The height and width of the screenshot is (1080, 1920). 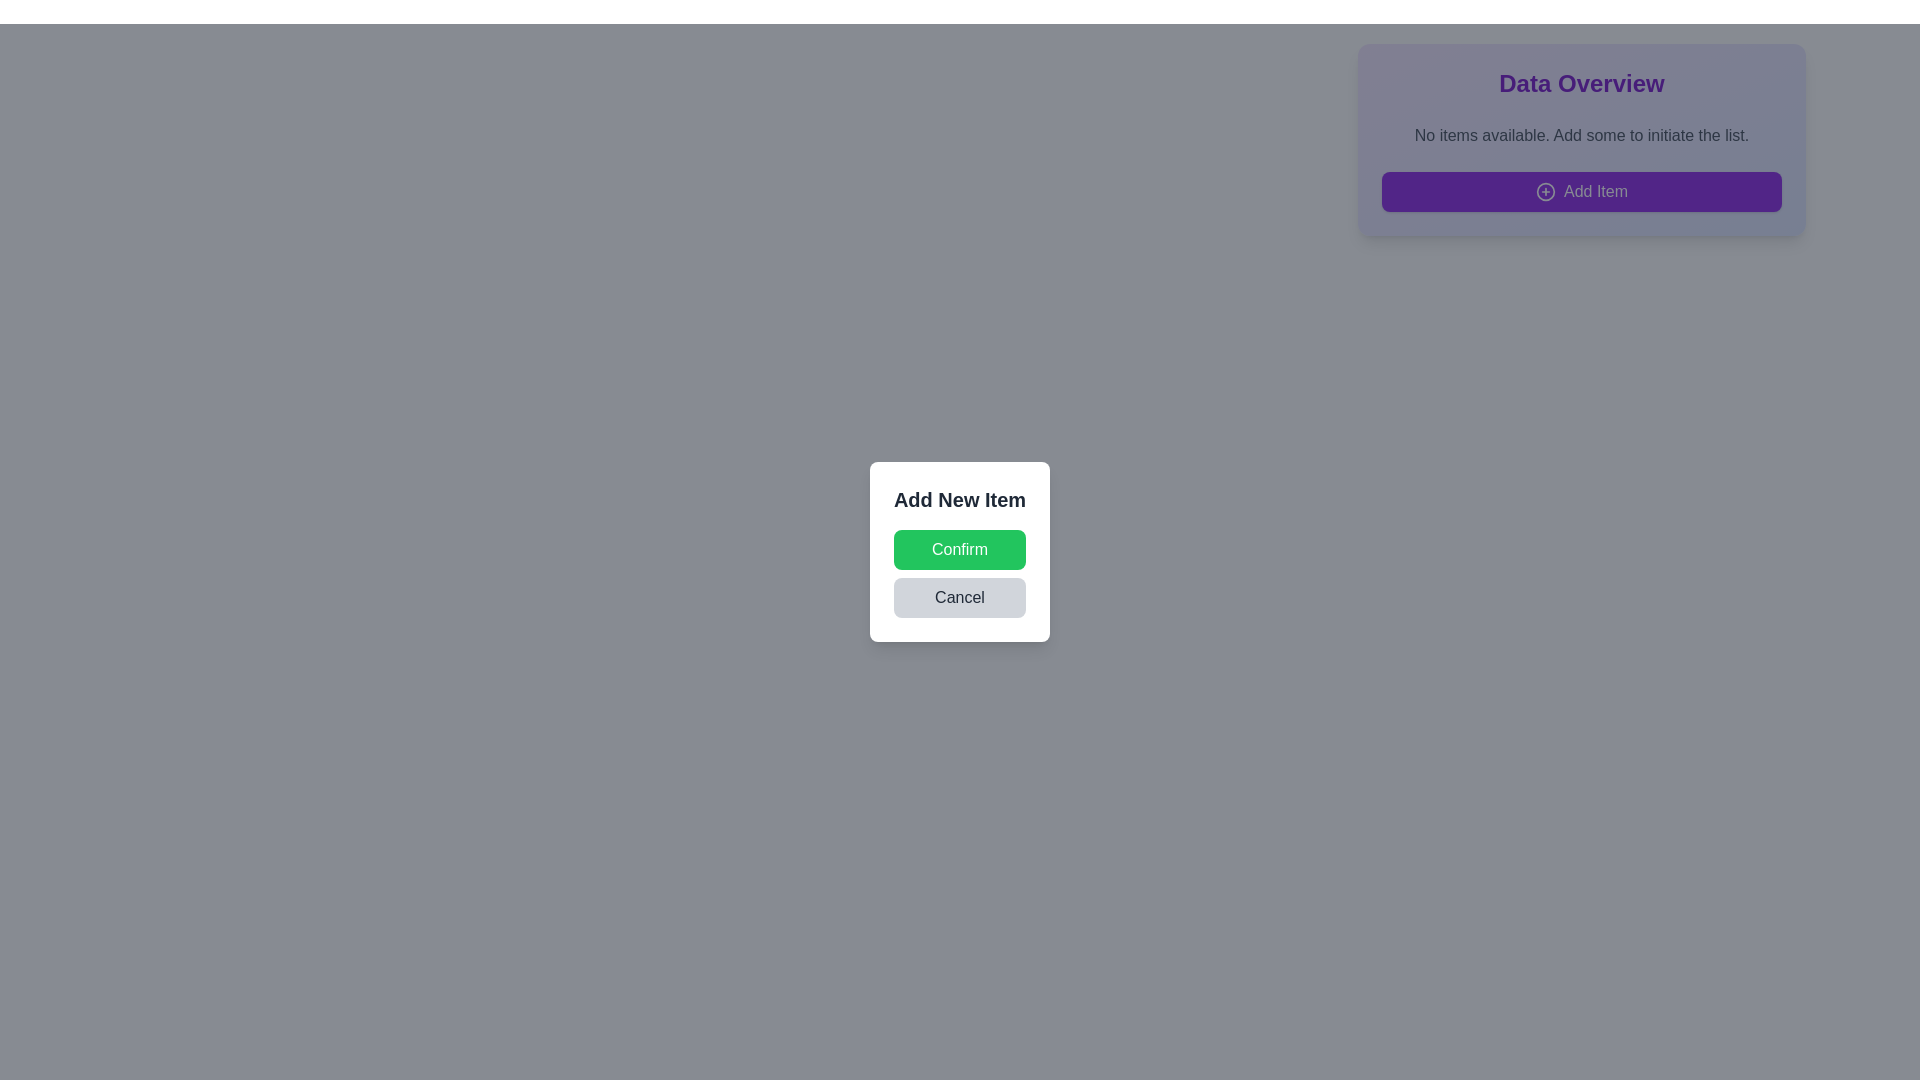 I want to click on the center of the circular '+' icon located to the left of the 'Add Item' text button in the top-right quadrant, so click(x=1544, y=192).